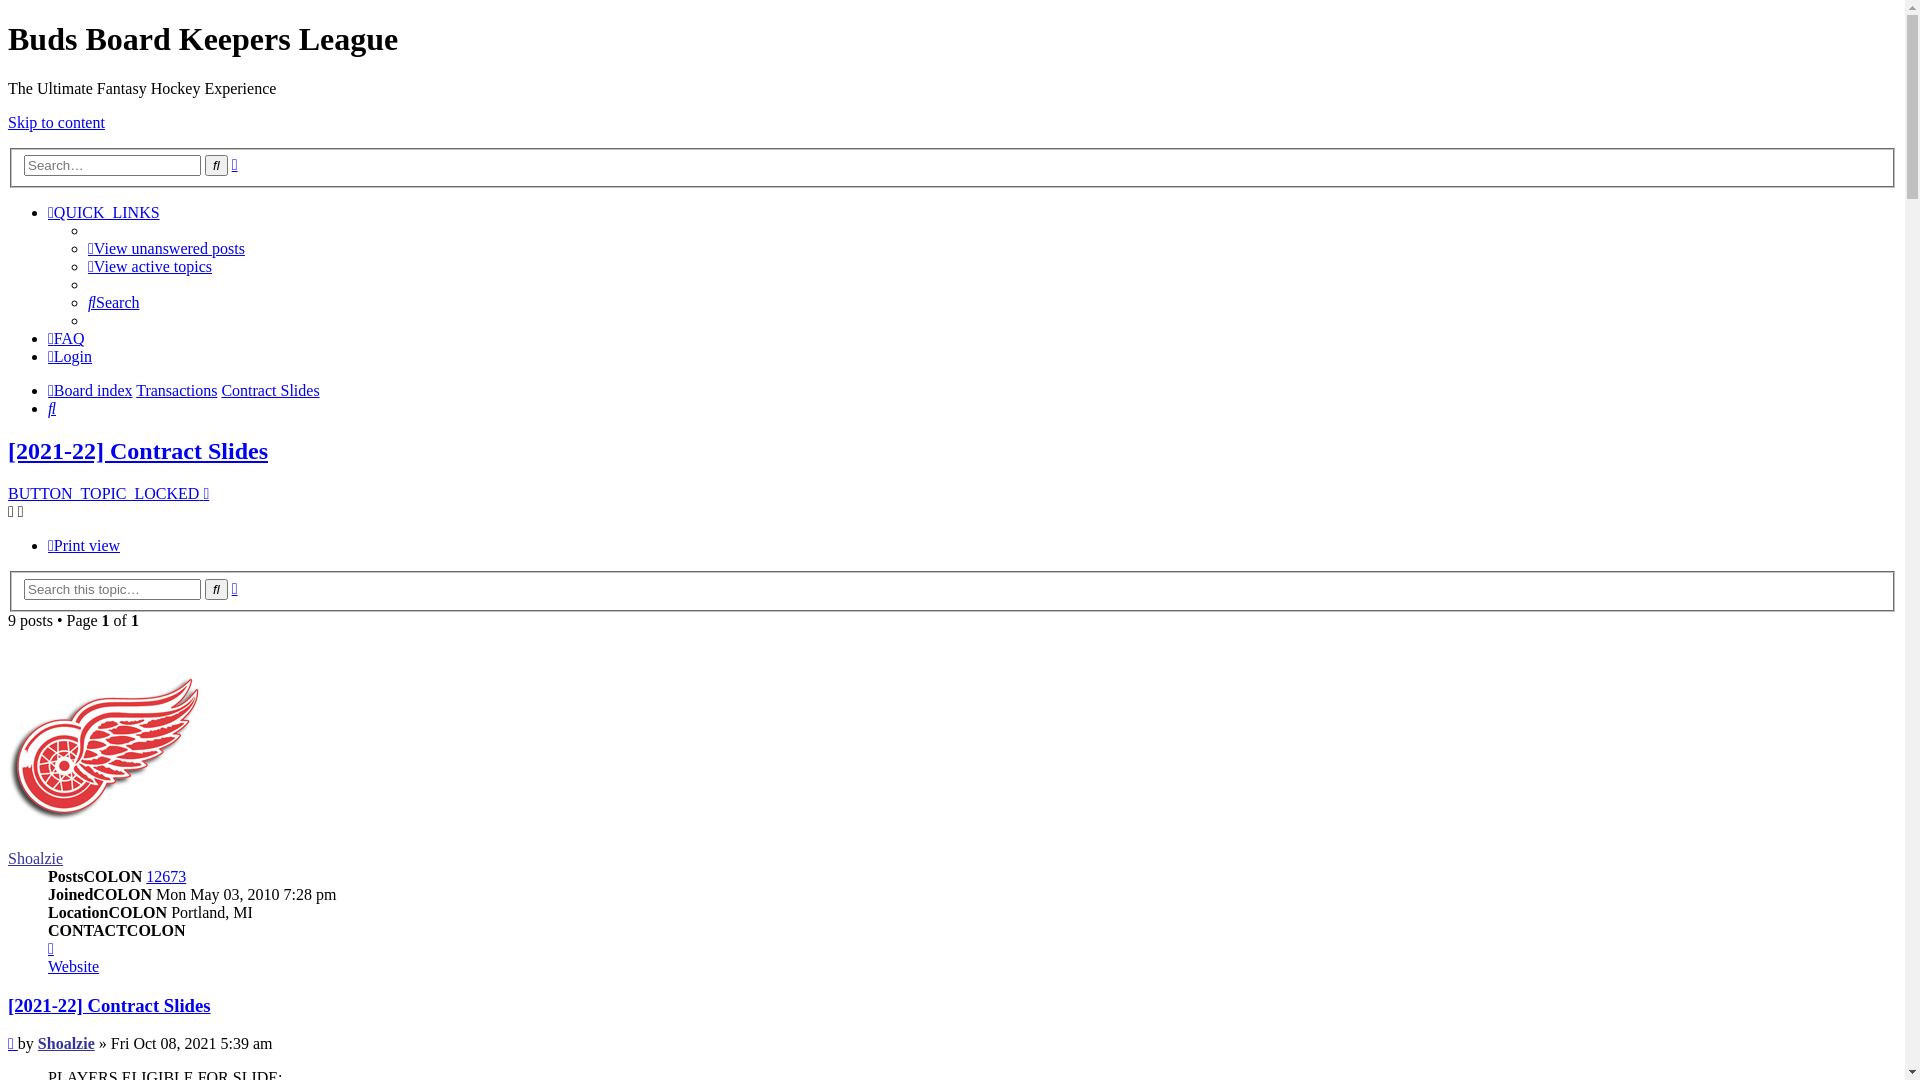 Image resolution: width=1920 pixels, height=1080 pixels. I want to click on 'Search', so click(216, 588).